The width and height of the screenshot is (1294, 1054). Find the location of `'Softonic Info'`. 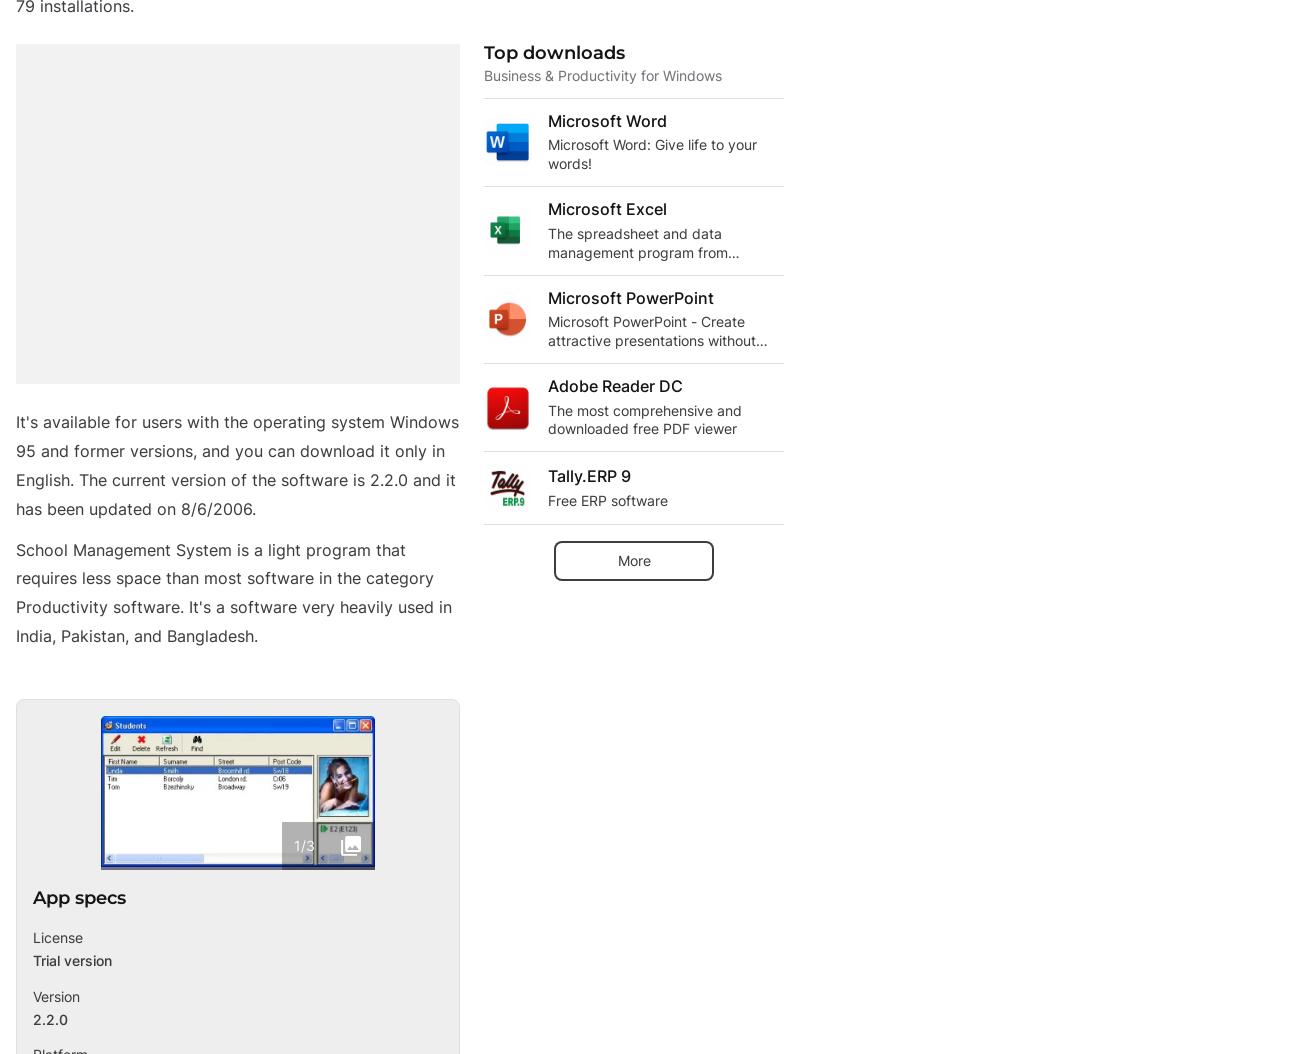

'Softonic Info' is located at coordinates (64, 688).